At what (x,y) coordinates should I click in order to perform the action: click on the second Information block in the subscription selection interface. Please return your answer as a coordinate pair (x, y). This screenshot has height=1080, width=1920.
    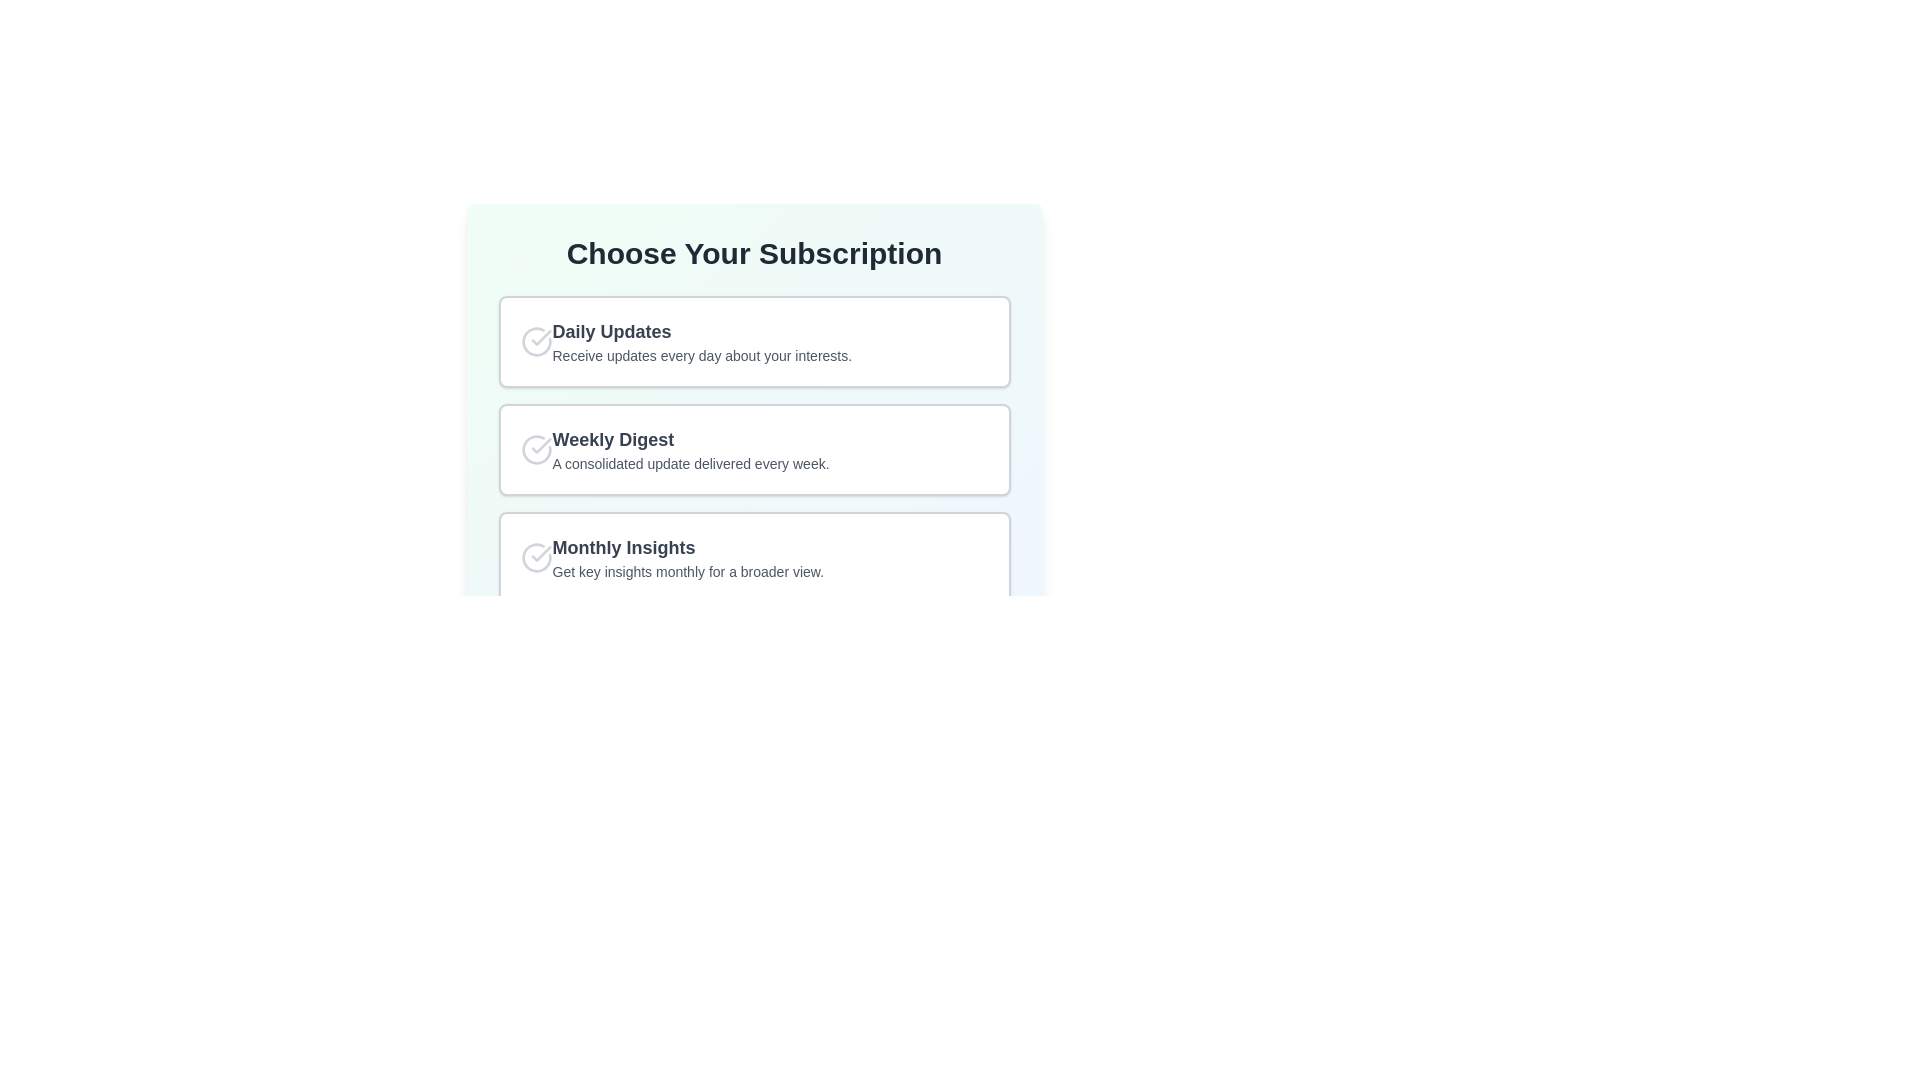
    Looking at the image, I should click on (753, 450).